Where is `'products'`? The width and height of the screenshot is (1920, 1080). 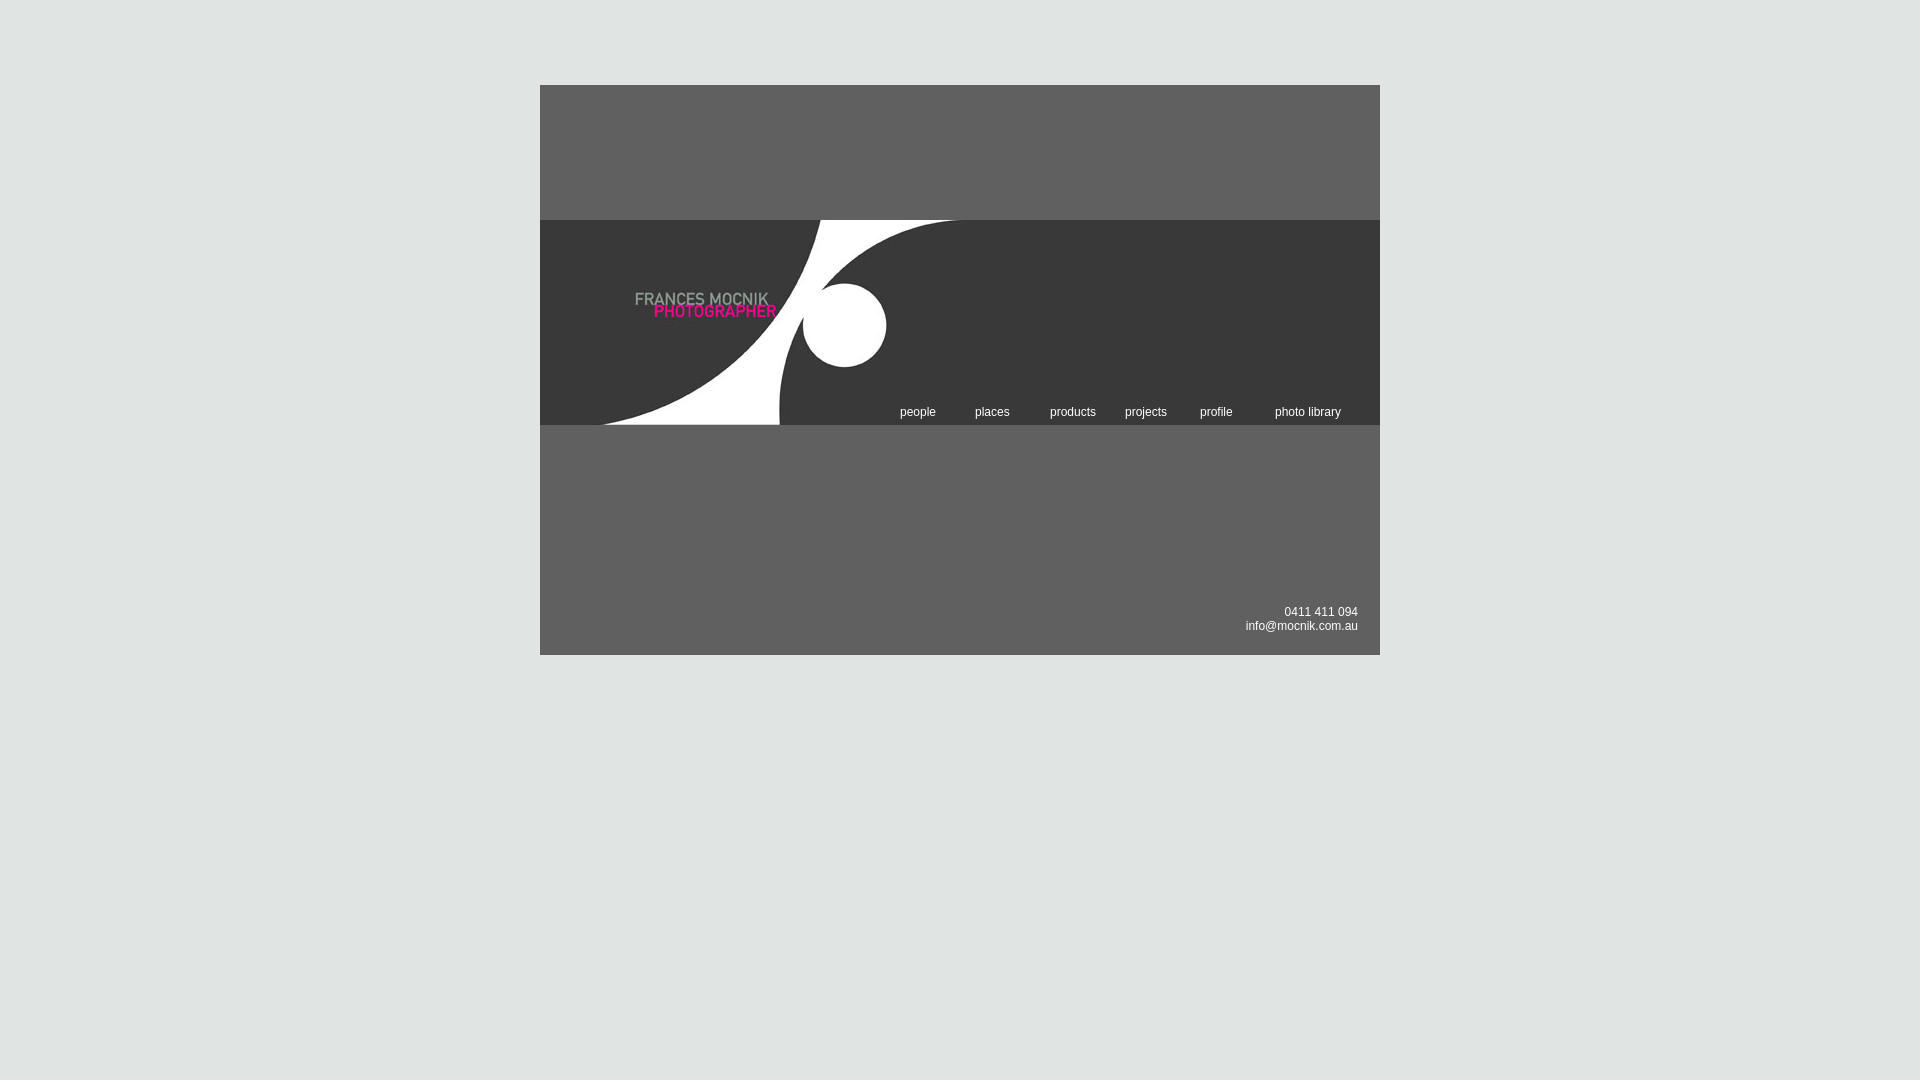
'products' is located at coordinates (1086, 411).